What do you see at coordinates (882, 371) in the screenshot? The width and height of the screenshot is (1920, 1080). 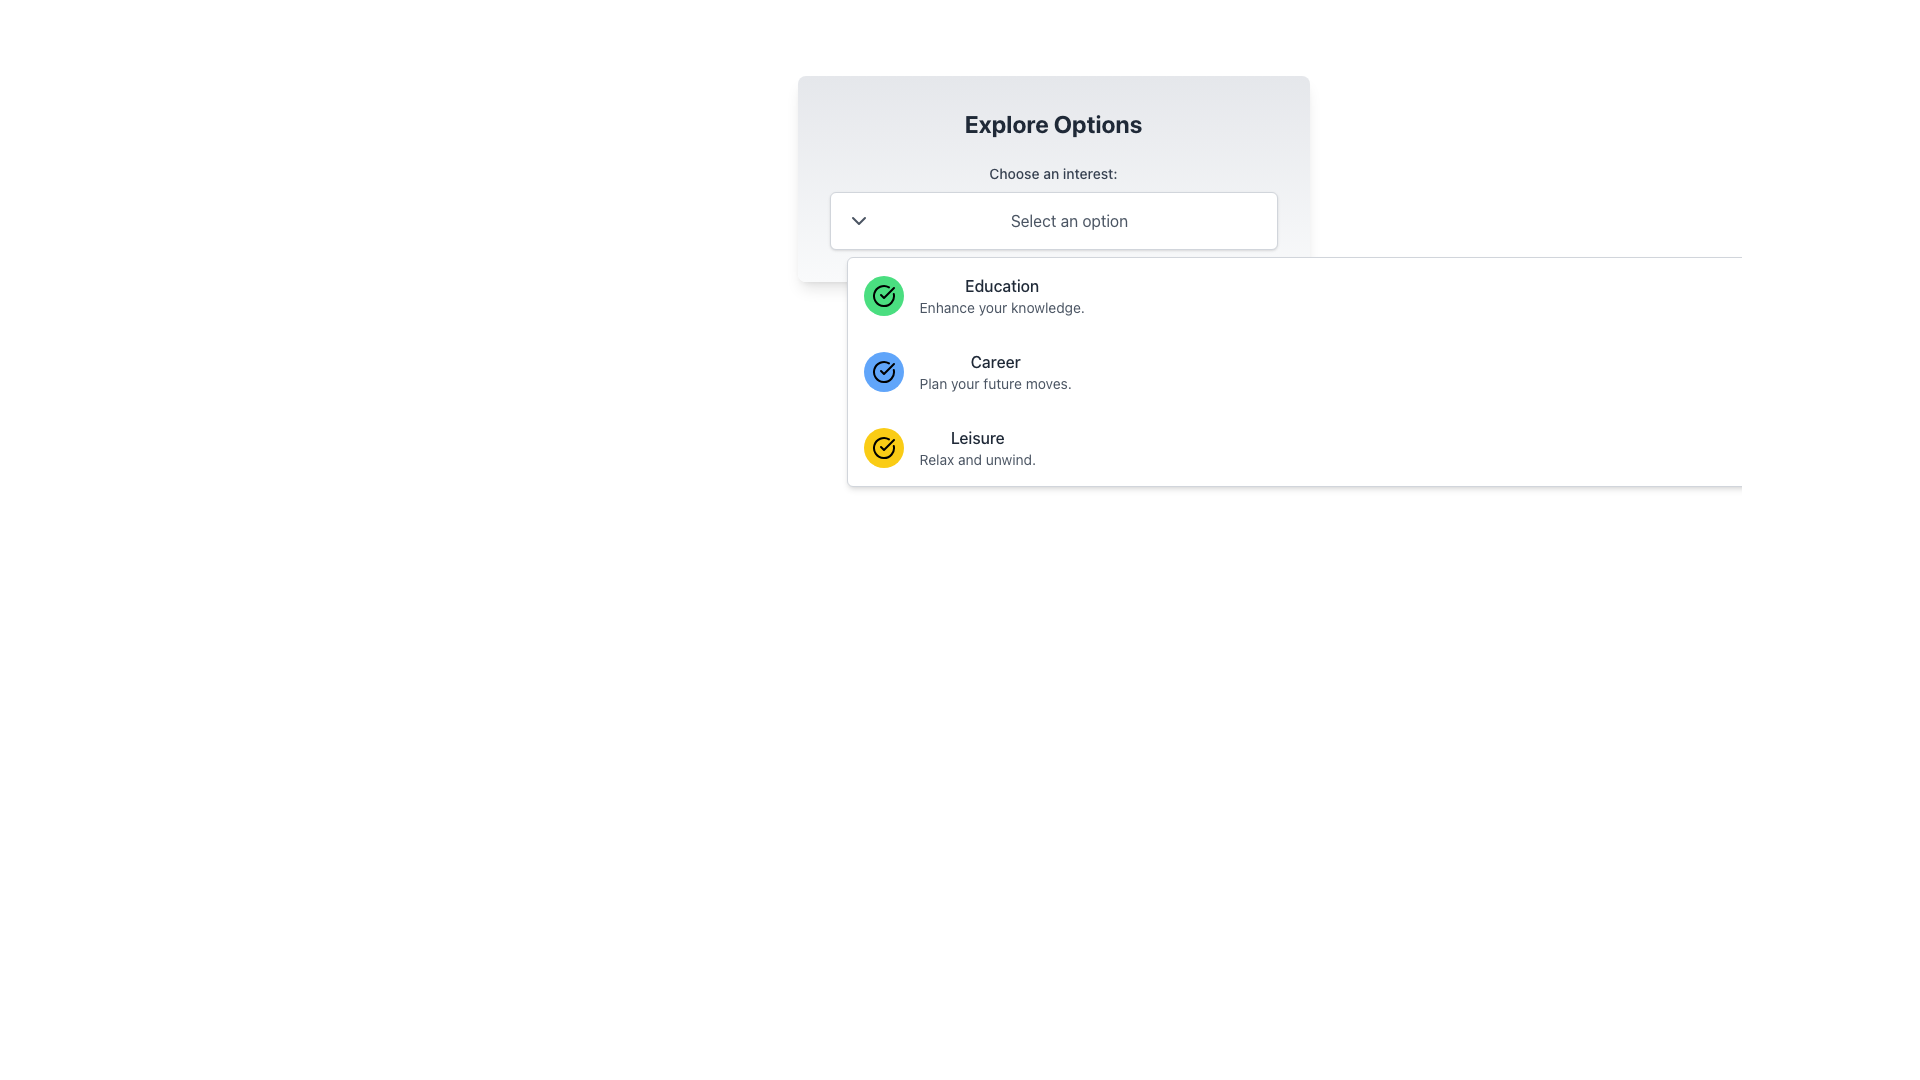 I see `the circular blue icon with a check mark inside, representing the 'Career' entry in the drop-down menu under 'Choose an interest'` at bounding box center [882, 371].